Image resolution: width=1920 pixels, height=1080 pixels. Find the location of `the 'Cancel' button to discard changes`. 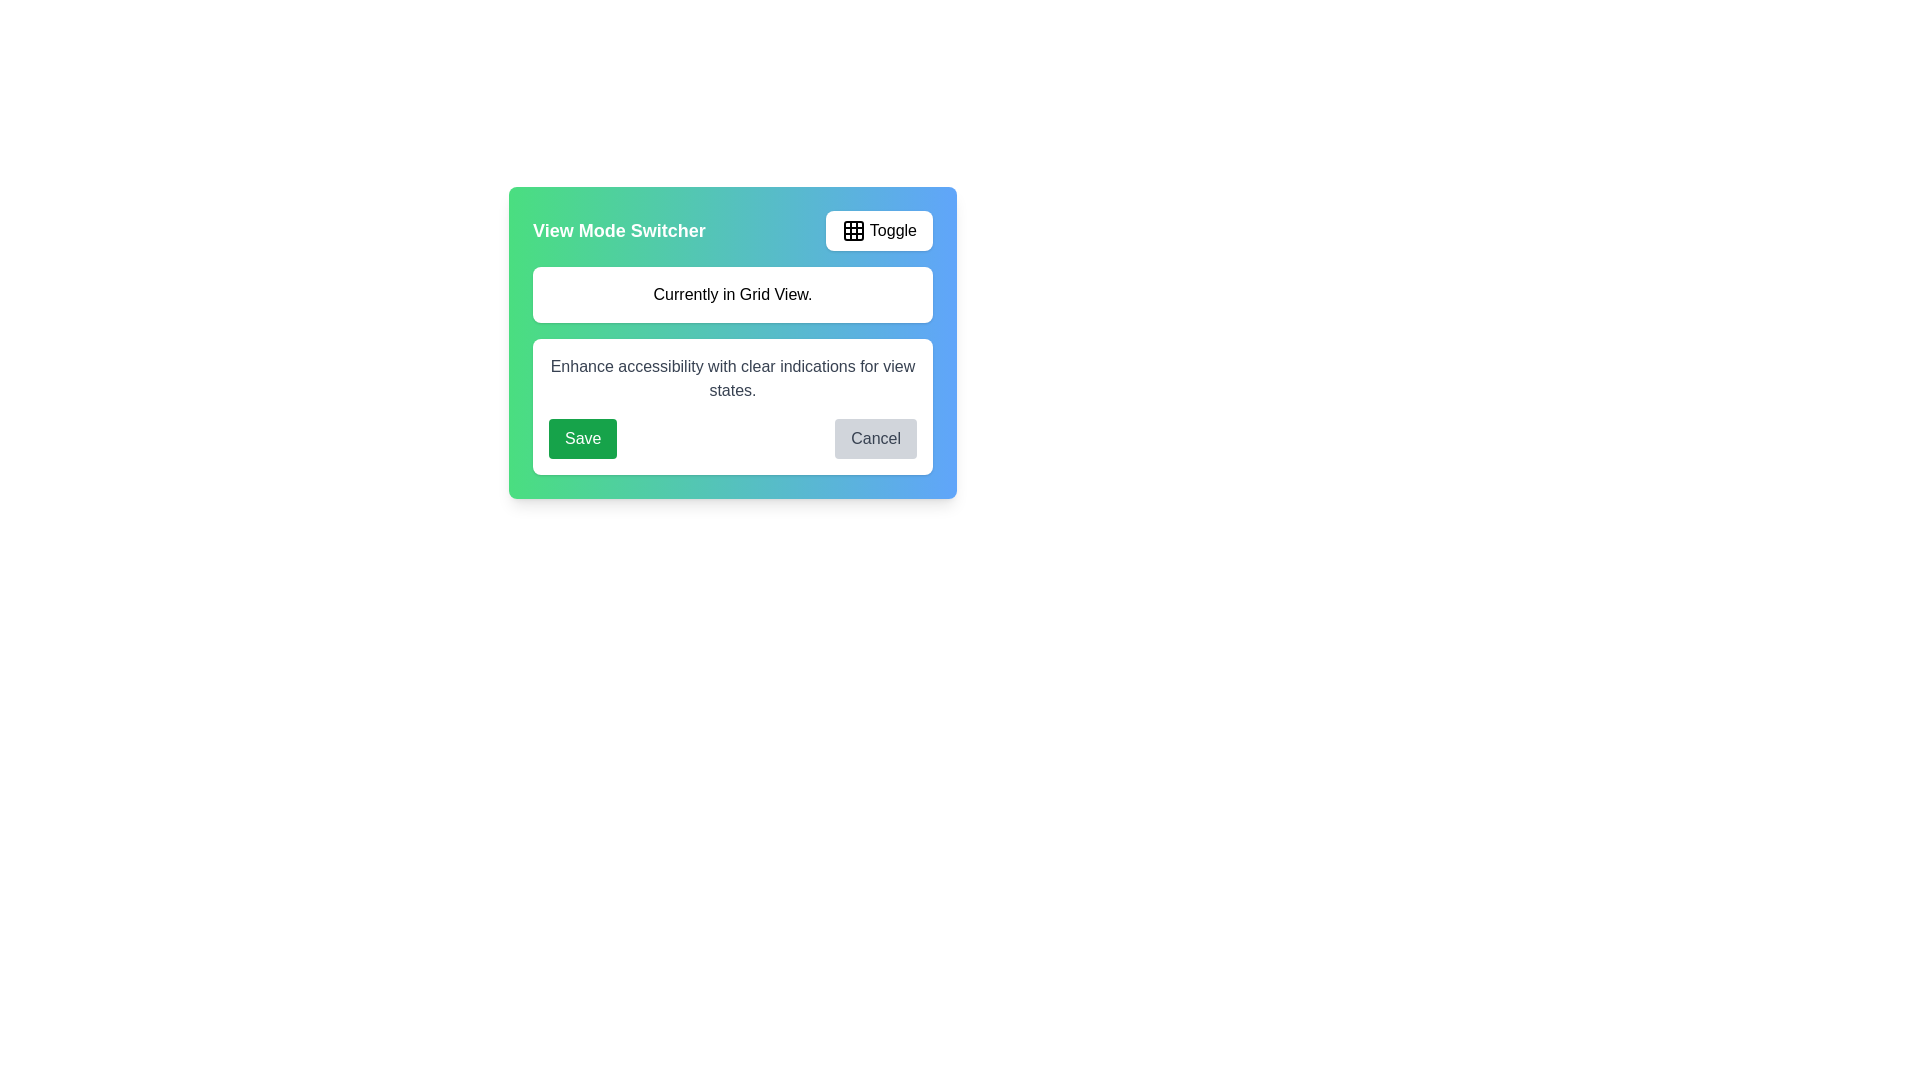

the 'Cancel' button to discard changes is located at coordinates (876, 438).